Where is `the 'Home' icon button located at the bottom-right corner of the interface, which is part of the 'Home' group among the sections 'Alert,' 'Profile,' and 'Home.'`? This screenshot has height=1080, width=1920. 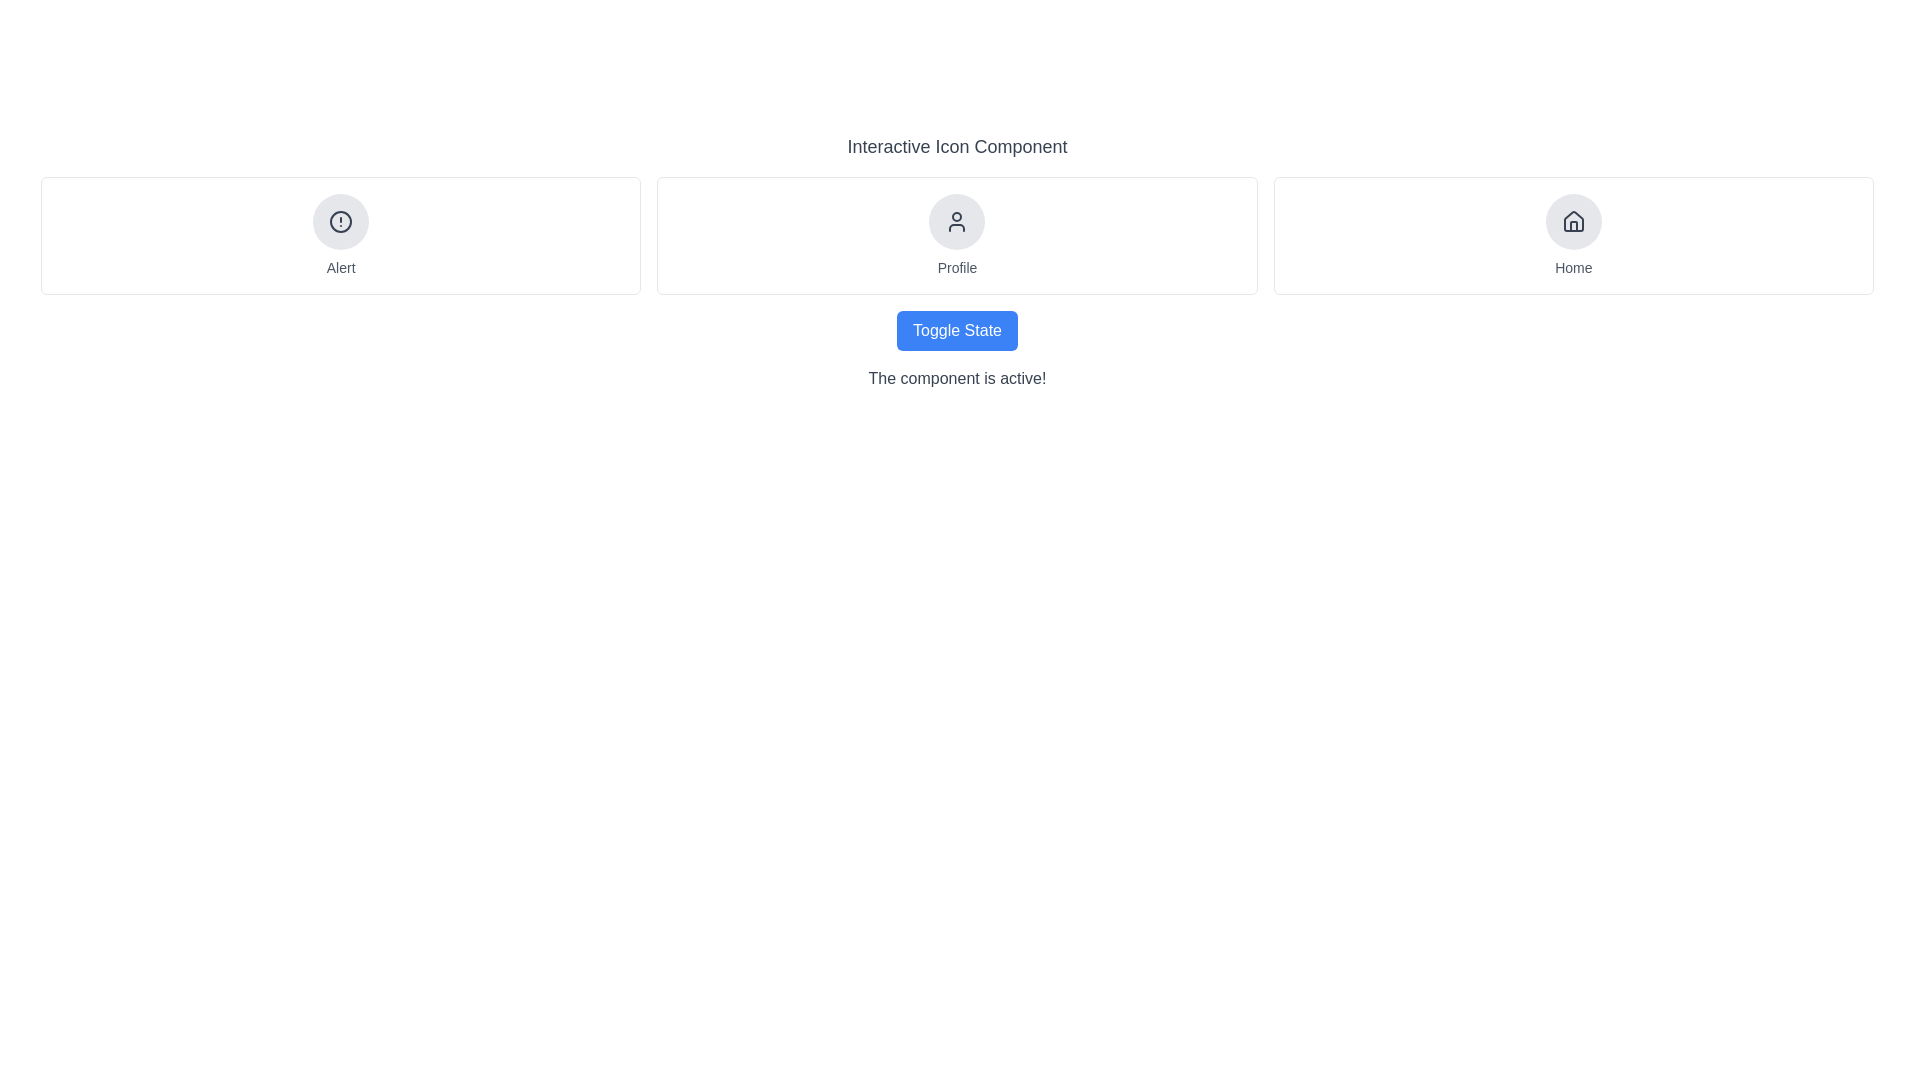
the 'Home' icon button located at the bottom-right corner of the interface, which is part of the 'Home' group among the sections 'Alert,' 'Profile,' and 'Home.' is located at coordinates (1572, 222).